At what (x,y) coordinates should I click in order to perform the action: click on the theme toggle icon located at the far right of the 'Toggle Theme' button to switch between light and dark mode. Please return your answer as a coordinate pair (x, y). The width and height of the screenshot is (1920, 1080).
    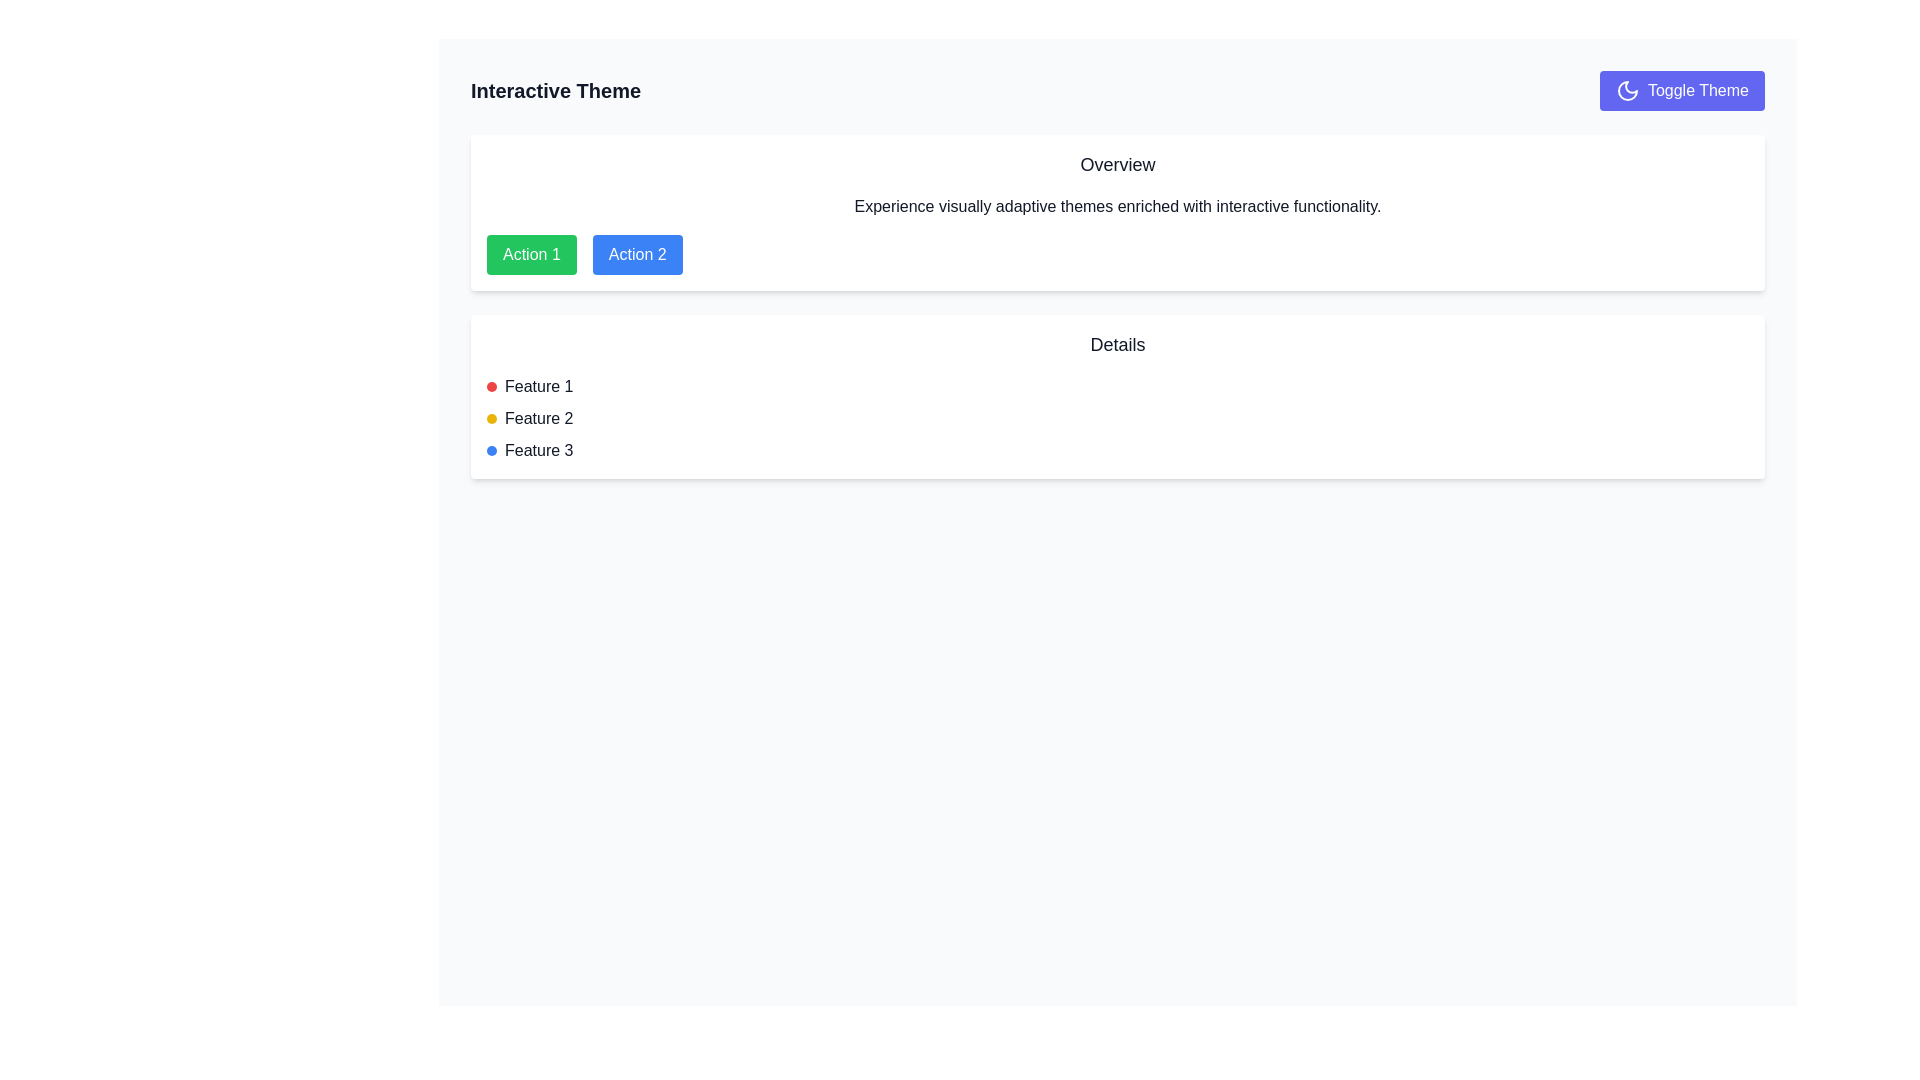
    Looking at the image, I should click on (1627, 91).